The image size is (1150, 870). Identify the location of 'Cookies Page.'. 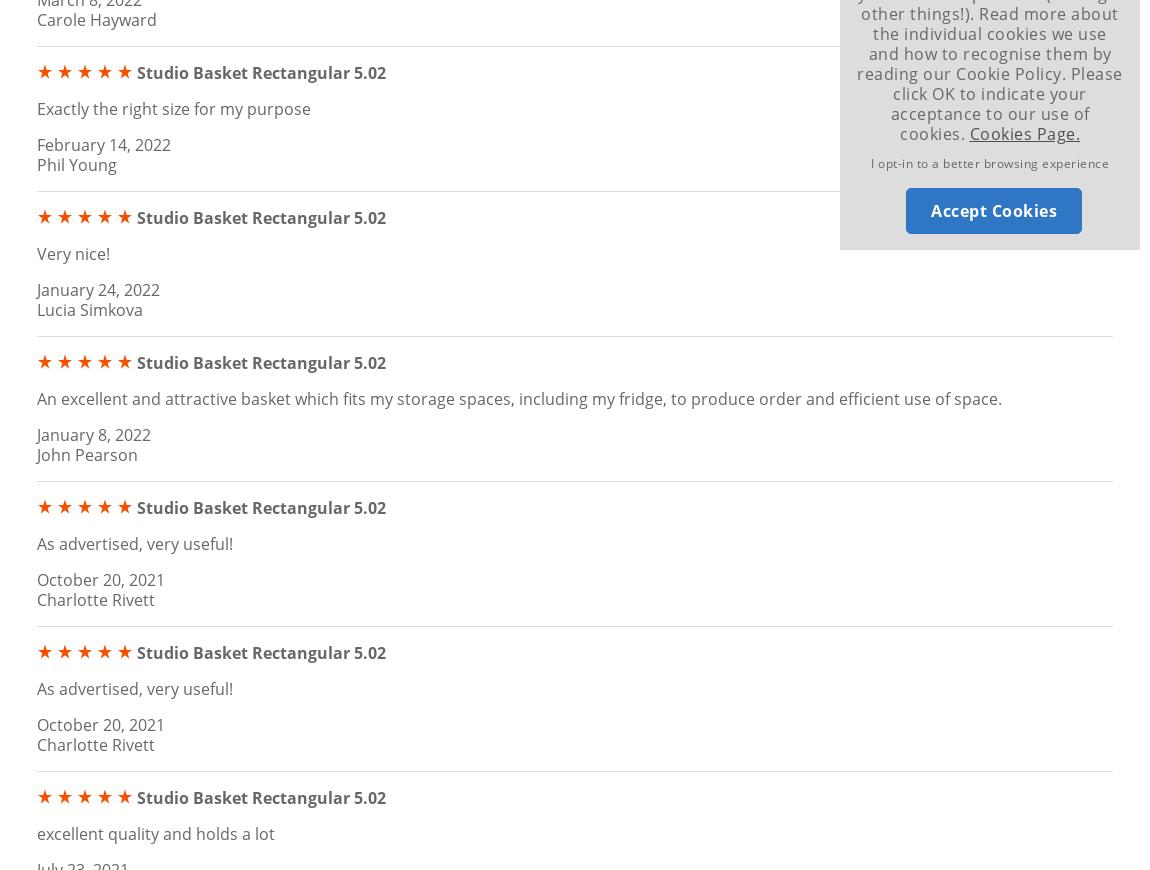
(1024, 132).